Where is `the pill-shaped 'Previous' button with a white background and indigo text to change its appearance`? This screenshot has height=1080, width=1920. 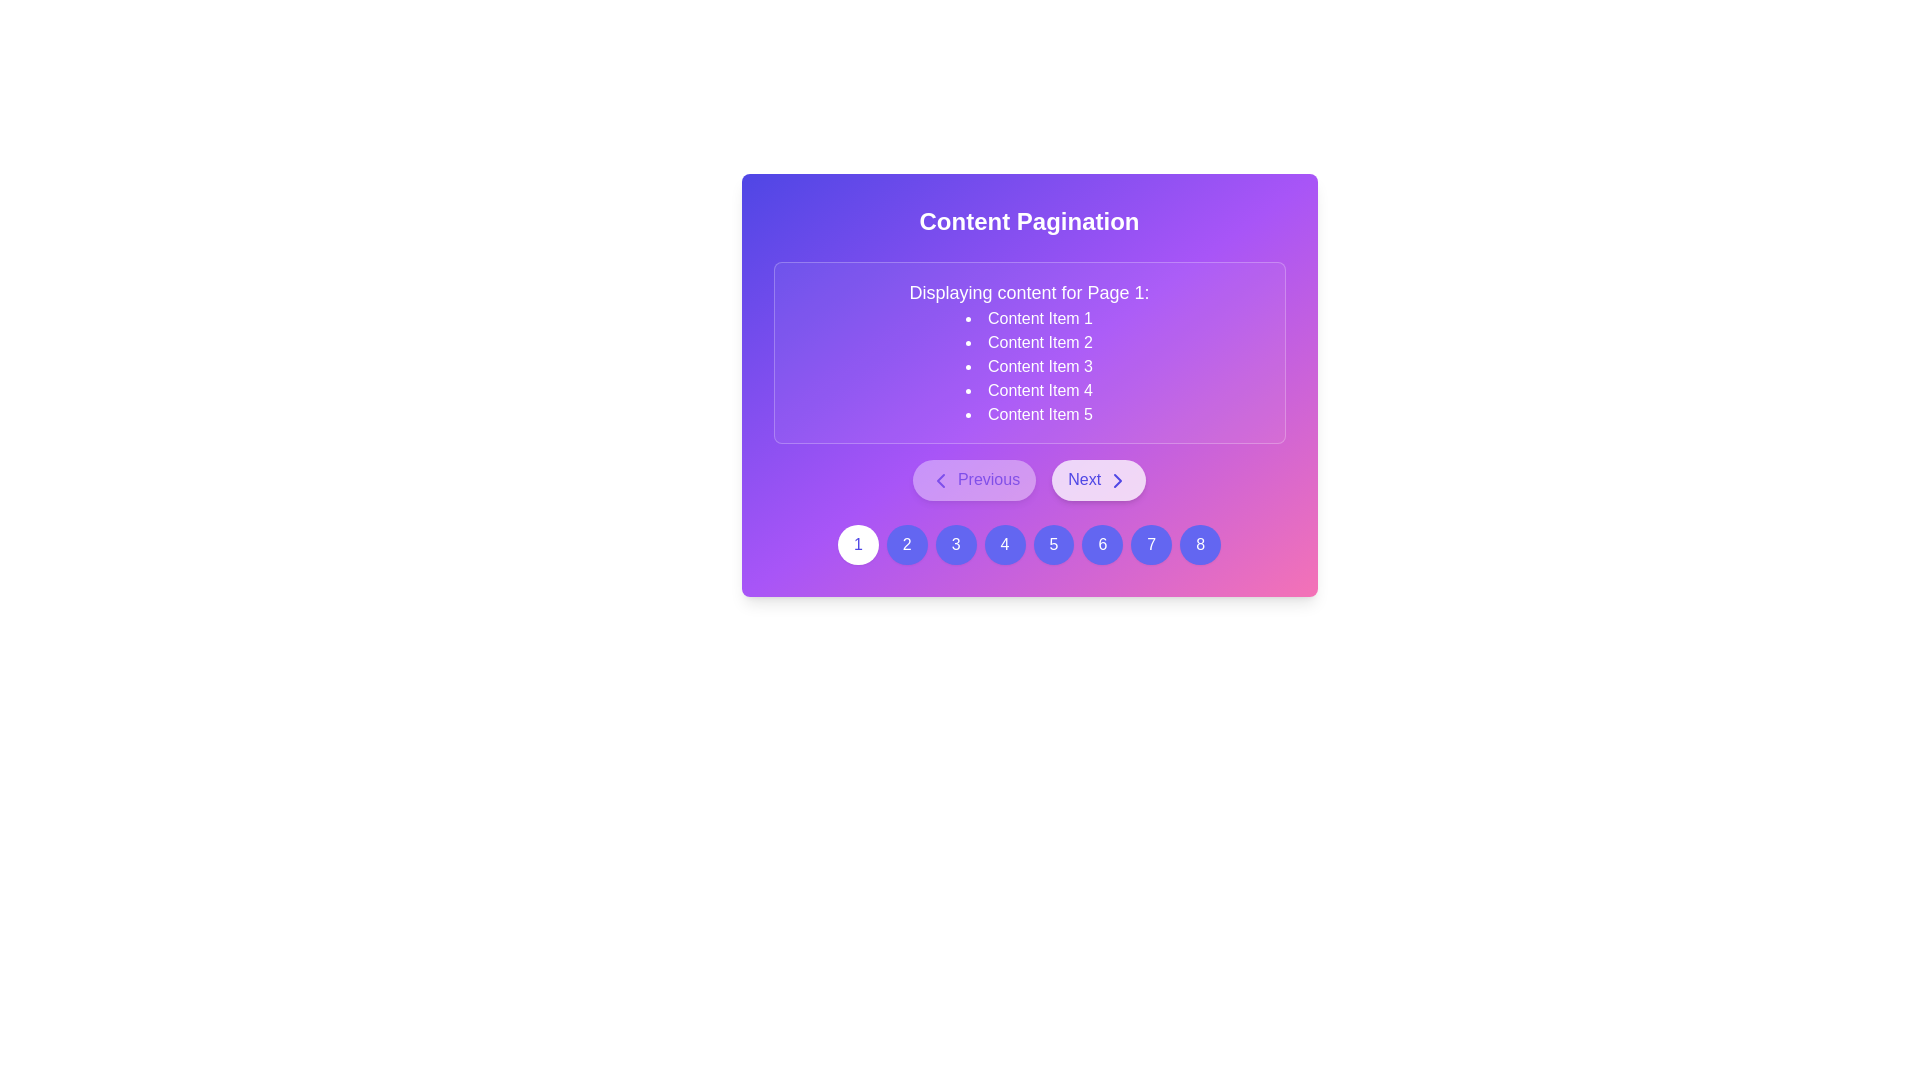 the pill-shaped 'Previous' button with a white background and indigo text to change its appearance is located at coordinates (974, 480).